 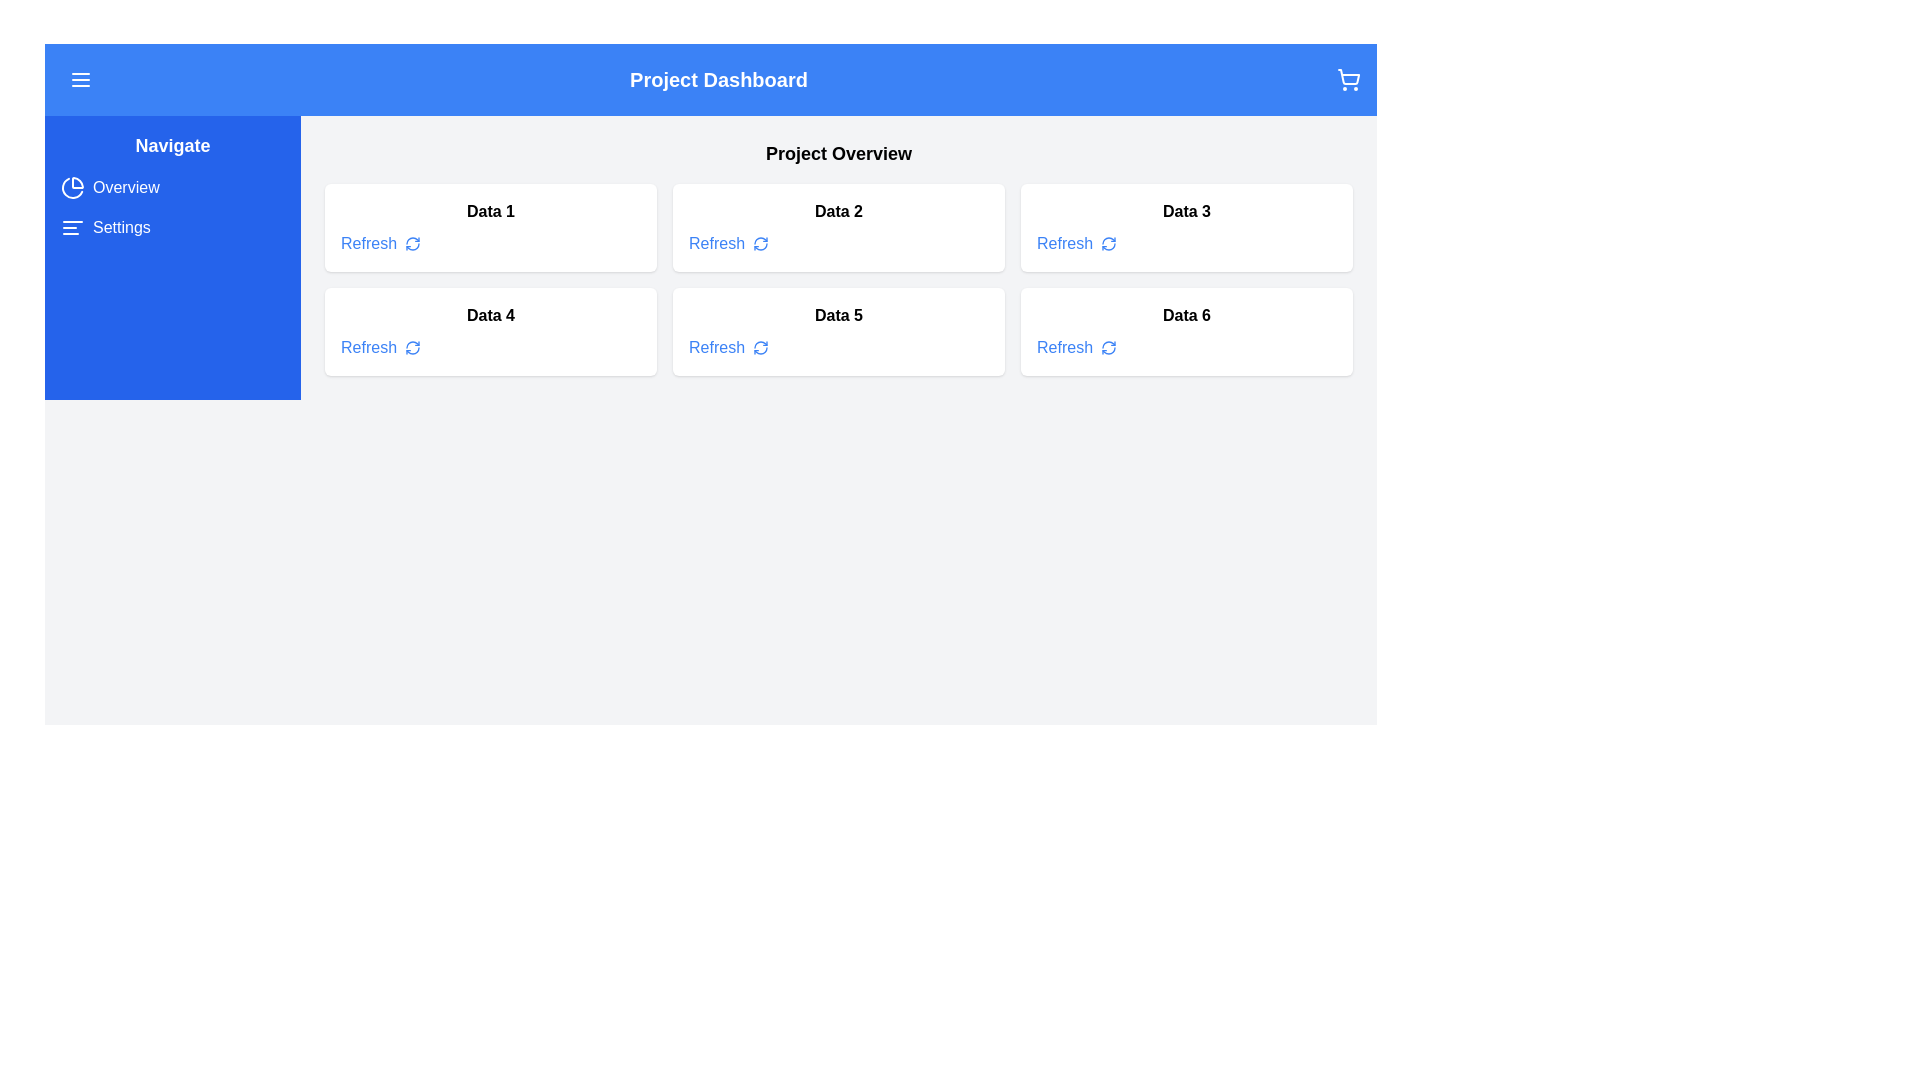 I want to click on the circular blue refresh icon located next to the 'Refresh' text within the 'Data 6' card, so click(x=1107, y=346).